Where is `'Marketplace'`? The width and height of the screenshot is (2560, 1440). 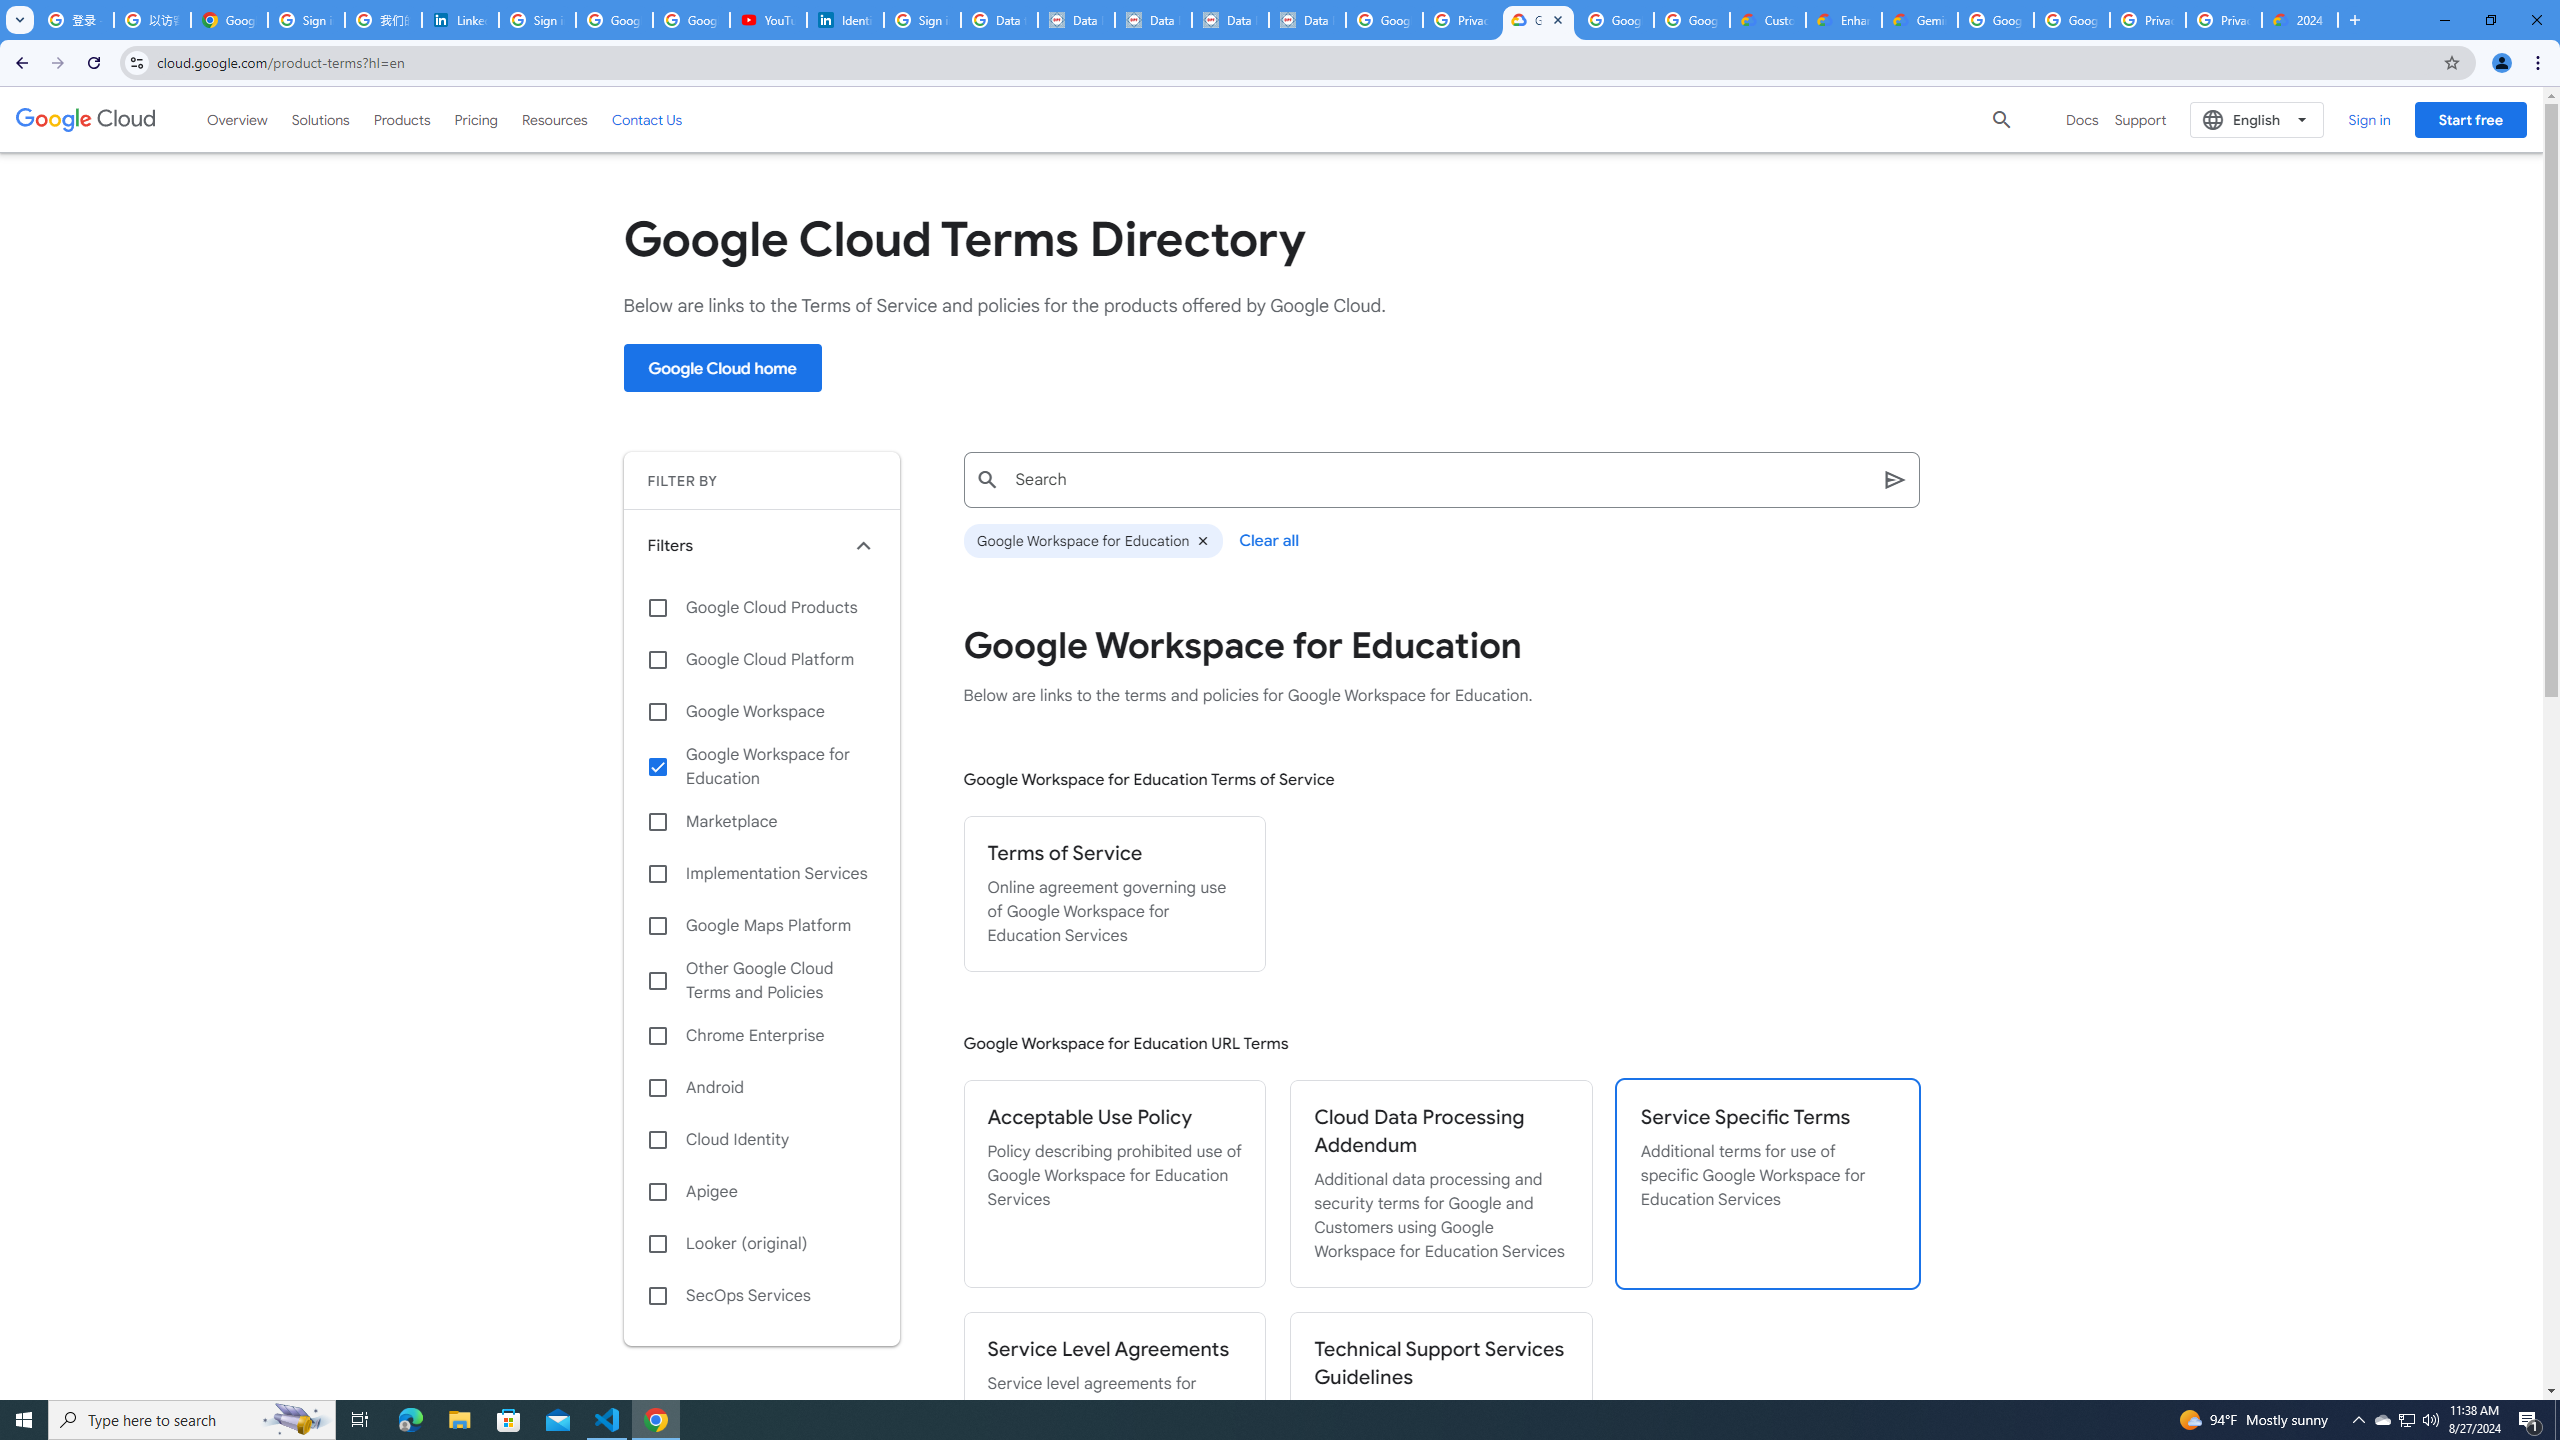 'Marketplace' is located at coordinates (761, 822).